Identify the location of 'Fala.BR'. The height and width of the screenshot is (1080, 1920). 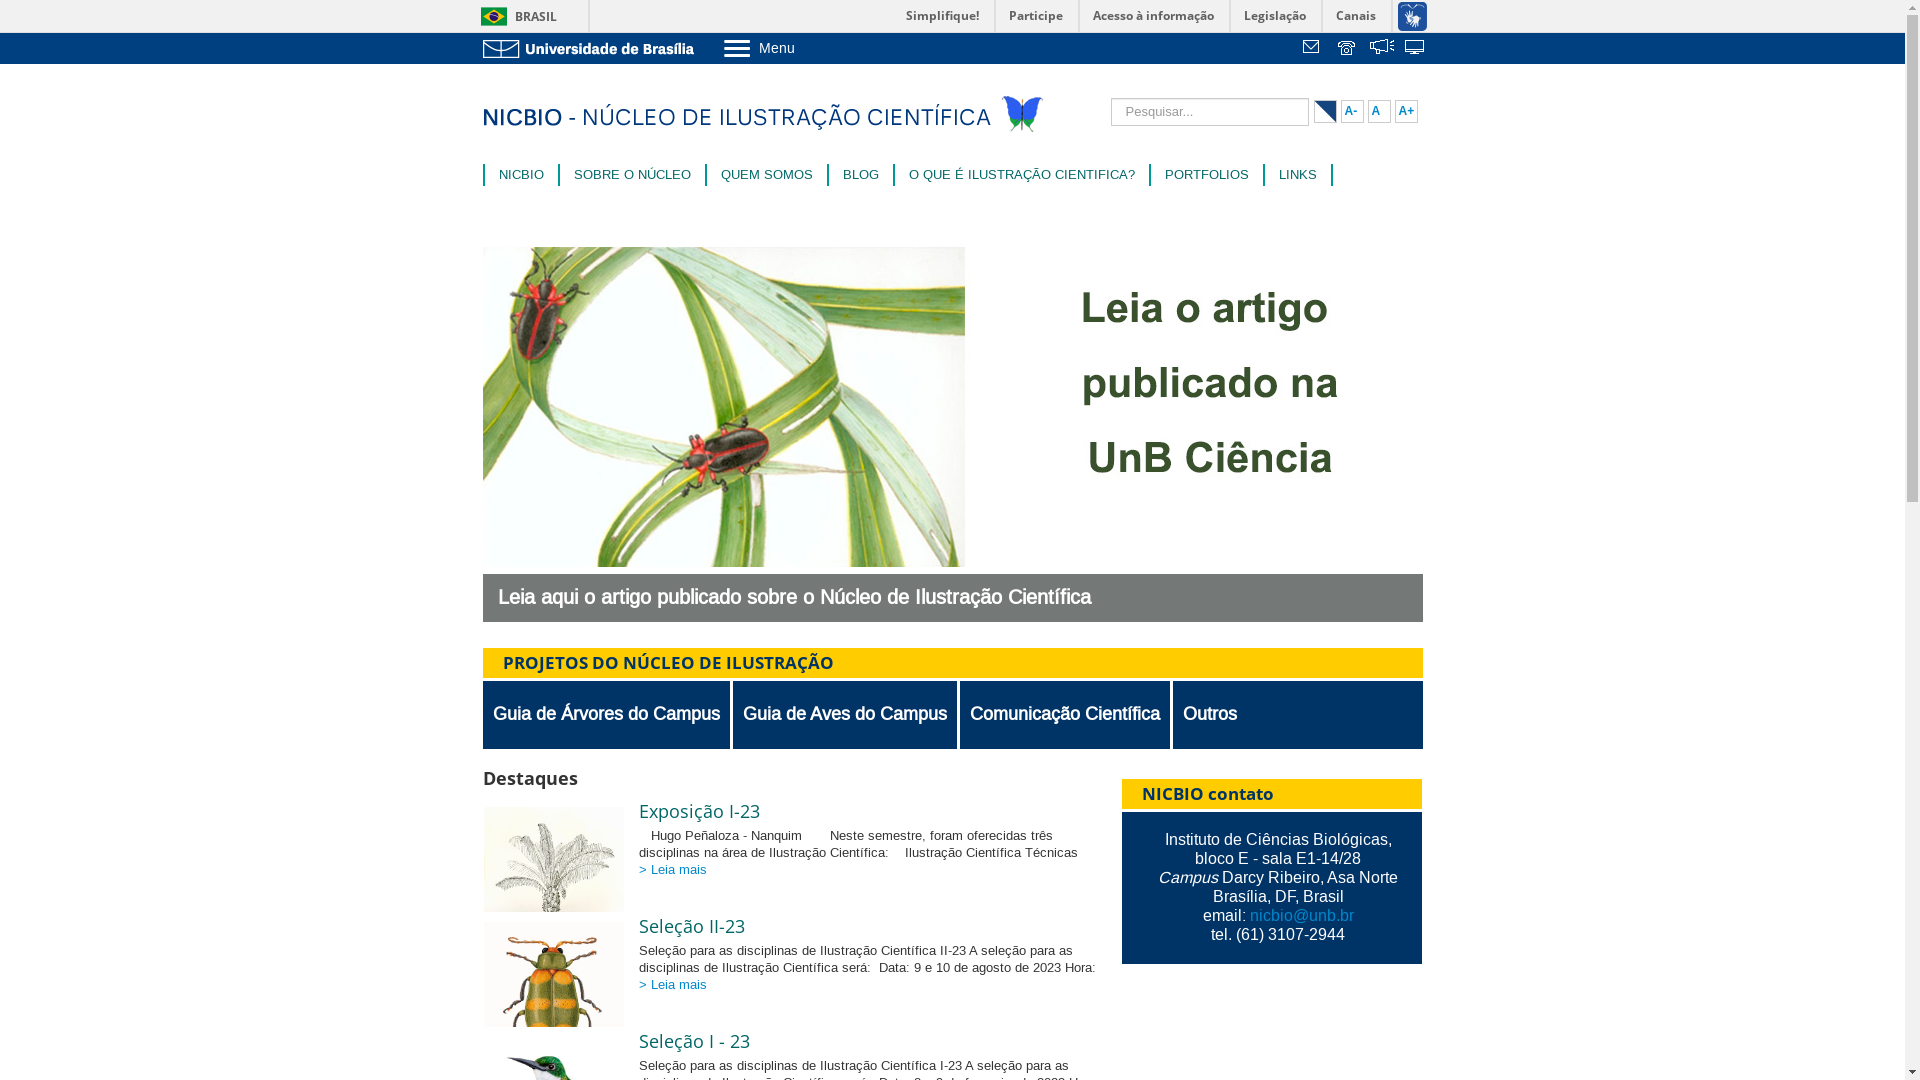
(1368, 48).